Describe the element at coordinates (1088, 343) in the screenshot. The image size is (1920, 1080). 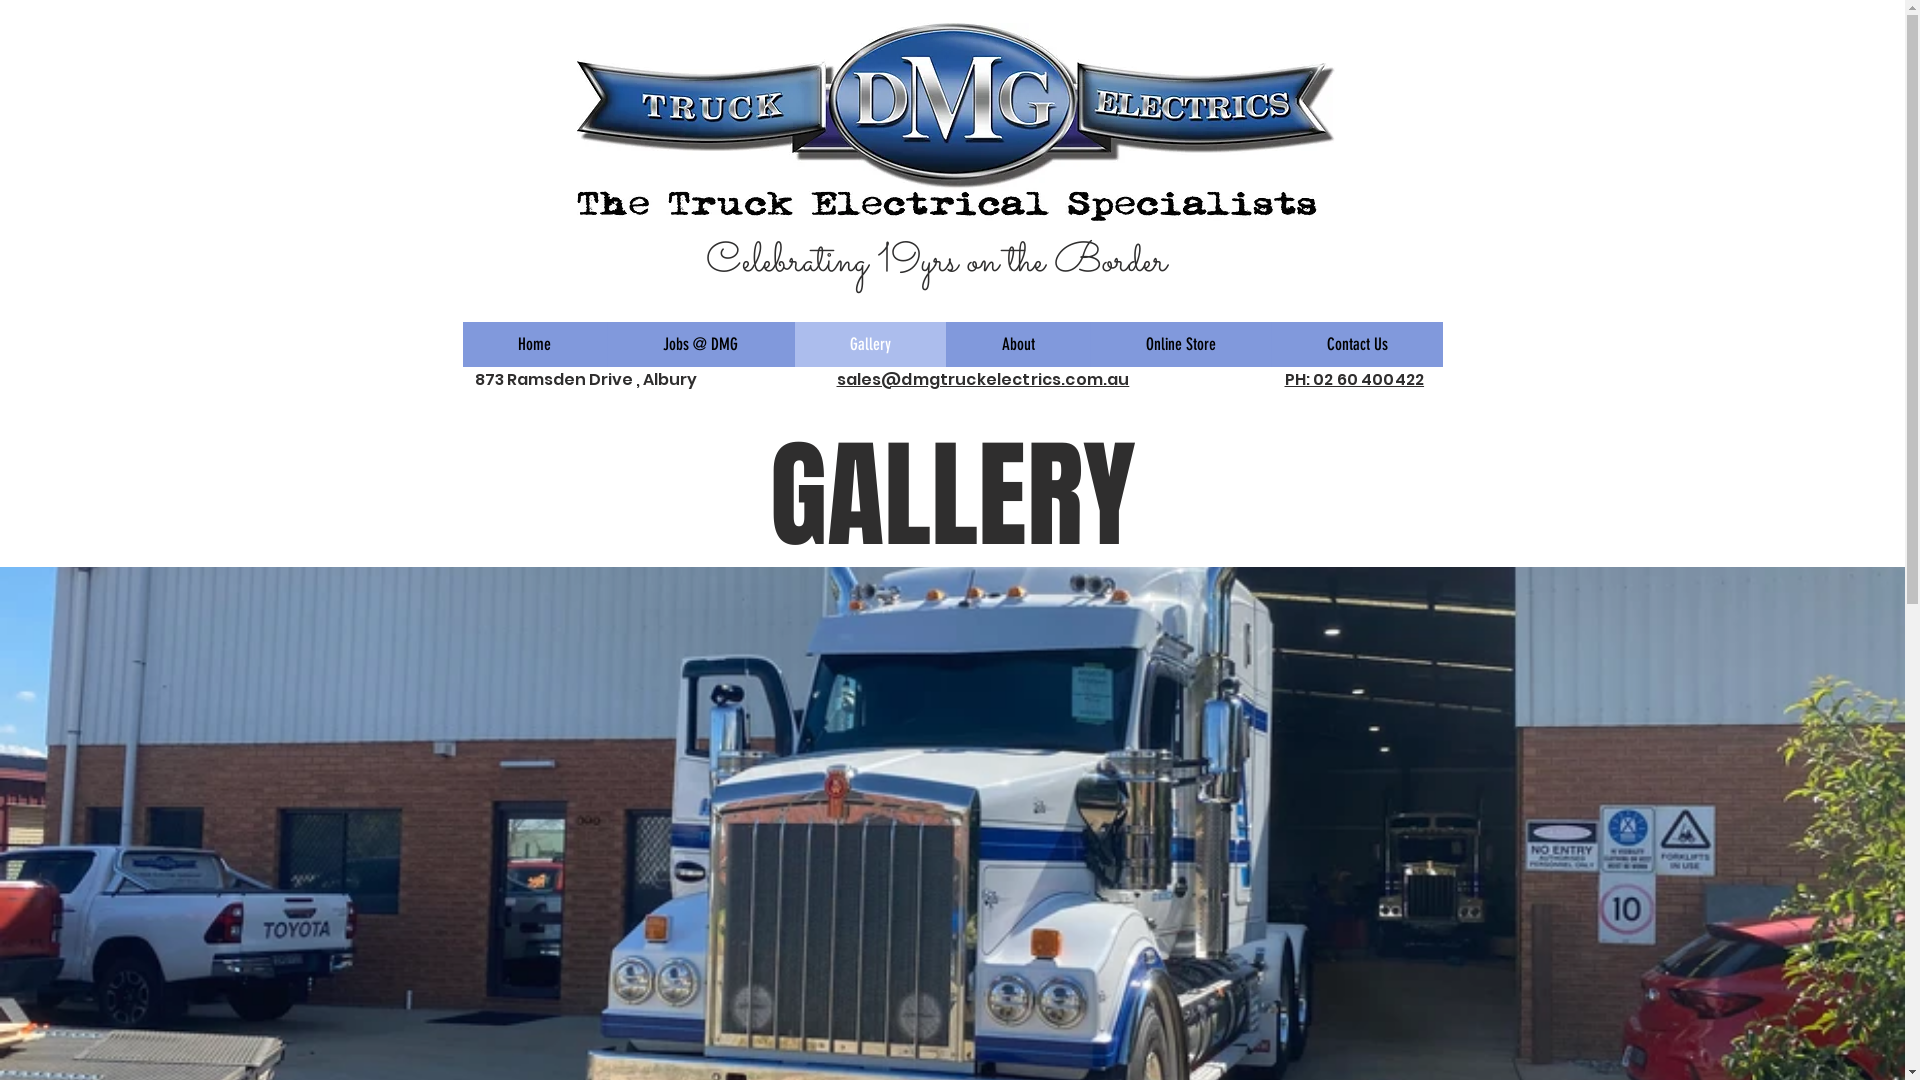
I see `'Online Store'` at that location.